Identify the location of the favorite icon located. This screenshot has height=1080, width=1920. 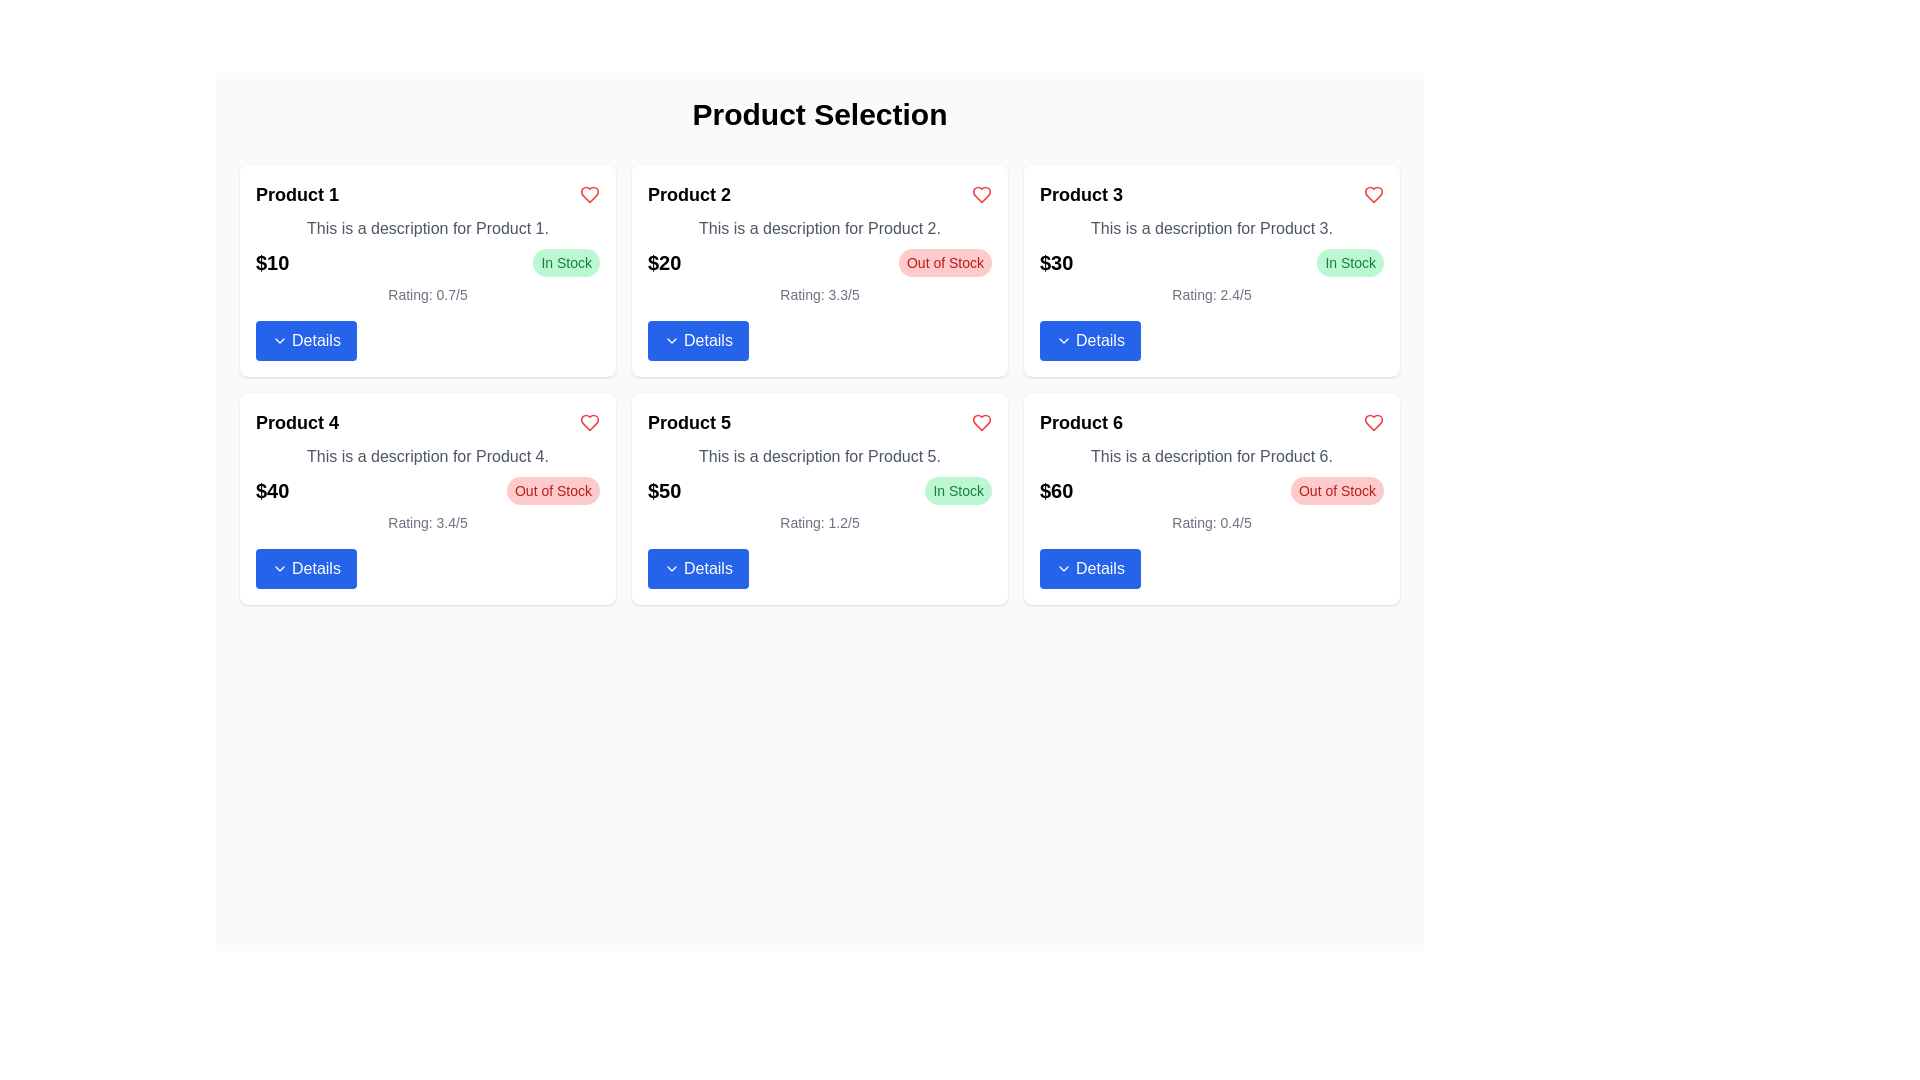
(589, 422).